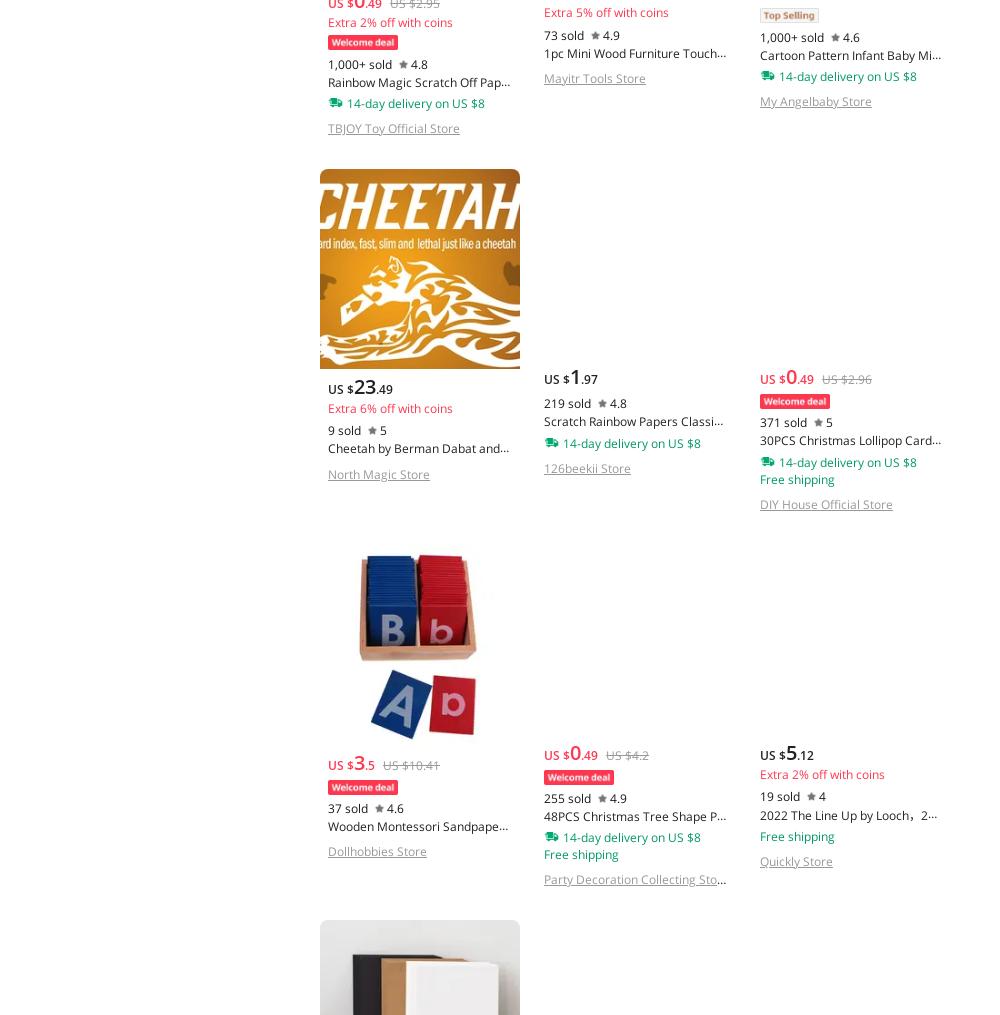 This screenshot has width=1000, height=1015. I want to click on '1pc Mini Wood Furniture Touch Up Kit Wood Furniture Floor Scratch Filler Cream Wax For Crevice DIY Filler Remover Repair Fix', so click(633, 80).